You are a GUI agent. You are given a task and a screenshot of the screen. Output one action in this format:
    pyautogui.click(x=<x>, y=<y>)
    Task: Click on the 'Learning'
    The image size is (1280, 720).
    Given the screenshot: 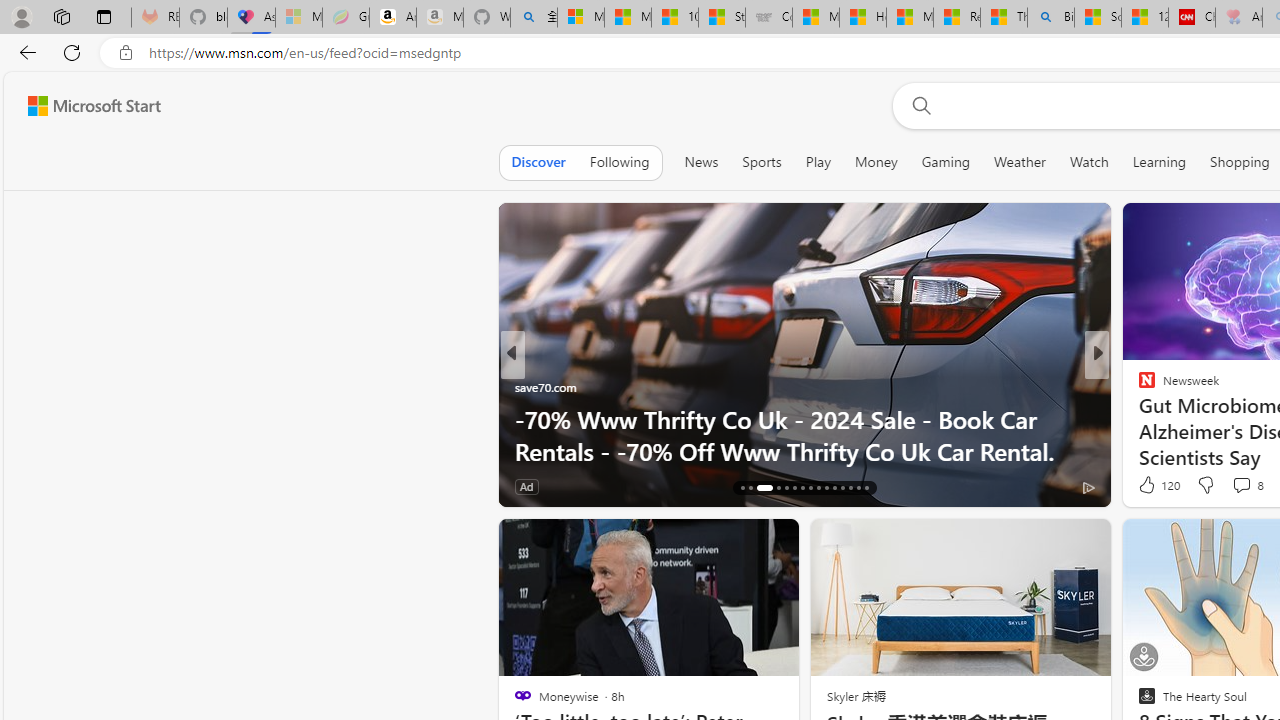 What is the action you would take?
    pyautogui.click(x=1159, y=161)
    